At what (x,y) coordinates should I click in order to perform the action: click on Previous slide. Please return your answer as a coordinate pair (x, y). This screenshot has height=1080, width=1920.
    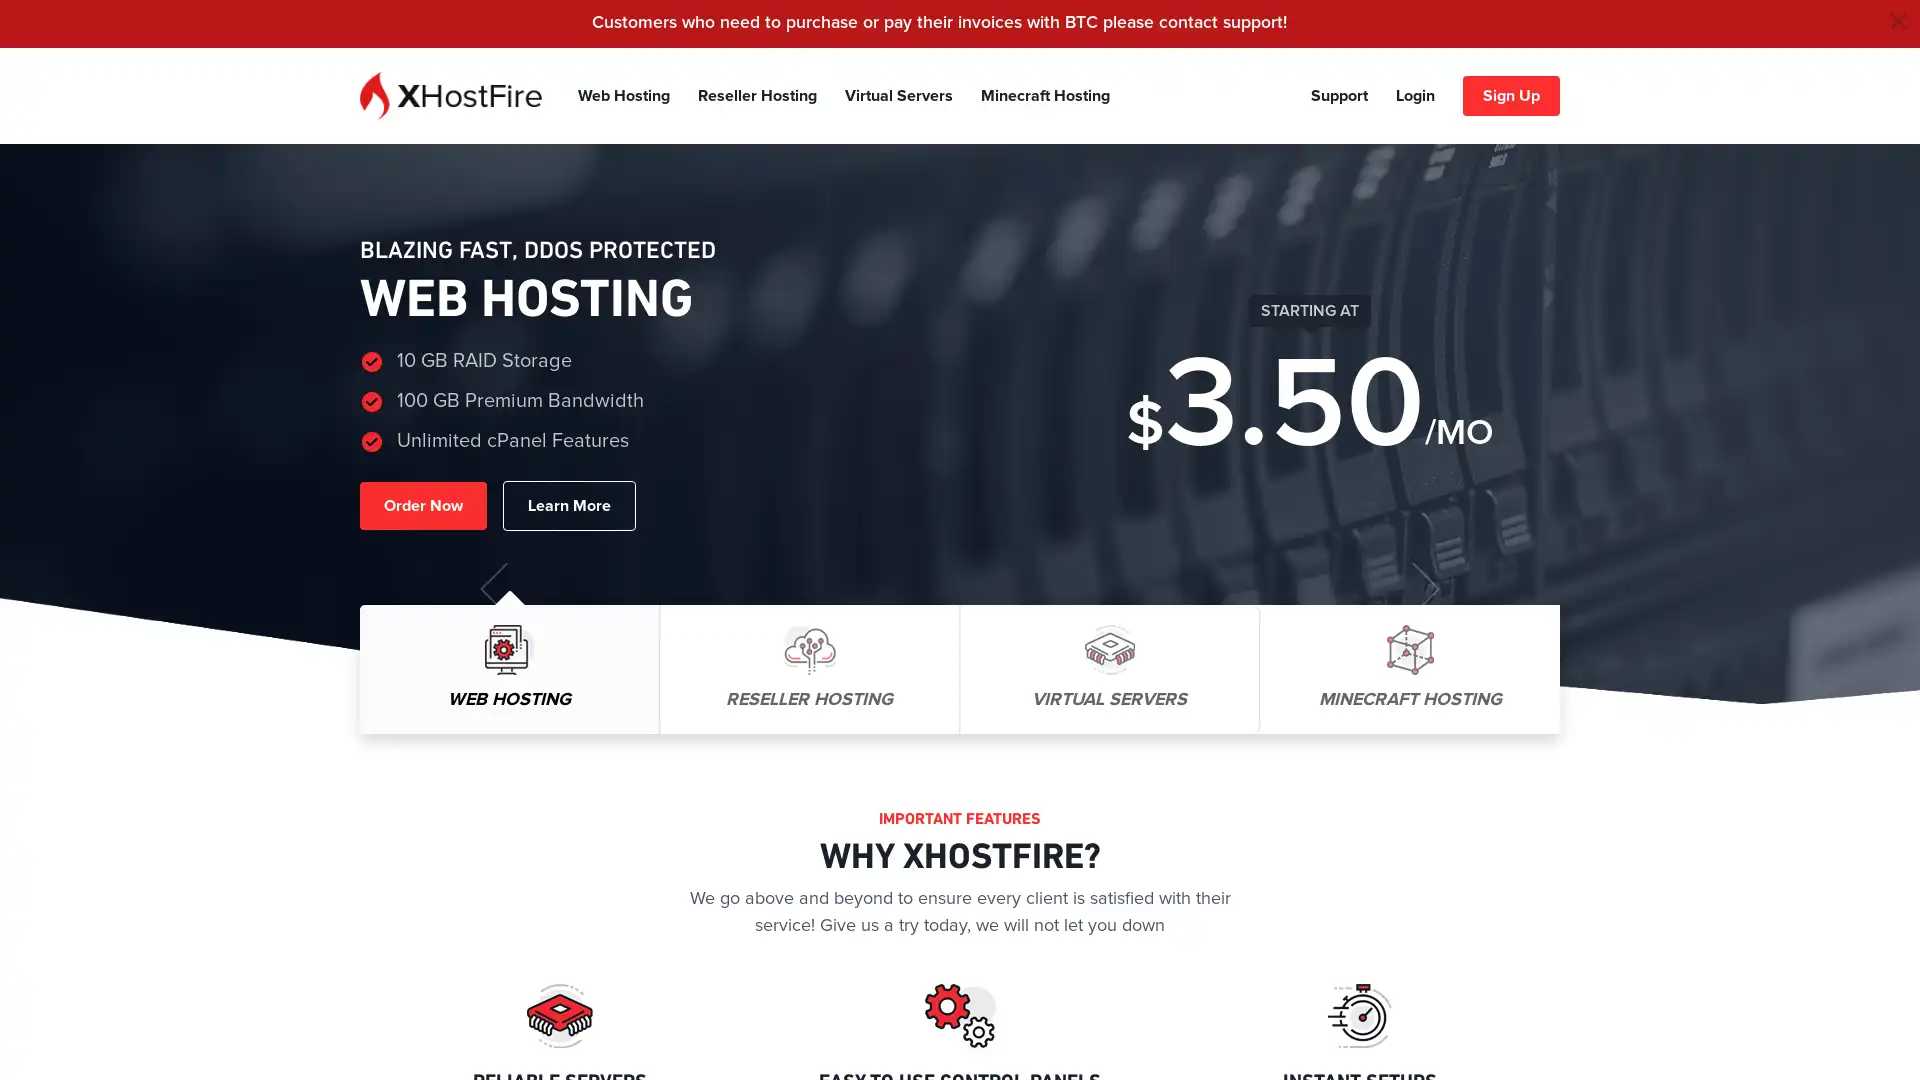
    Looking at the image, I should click on (494, 587).